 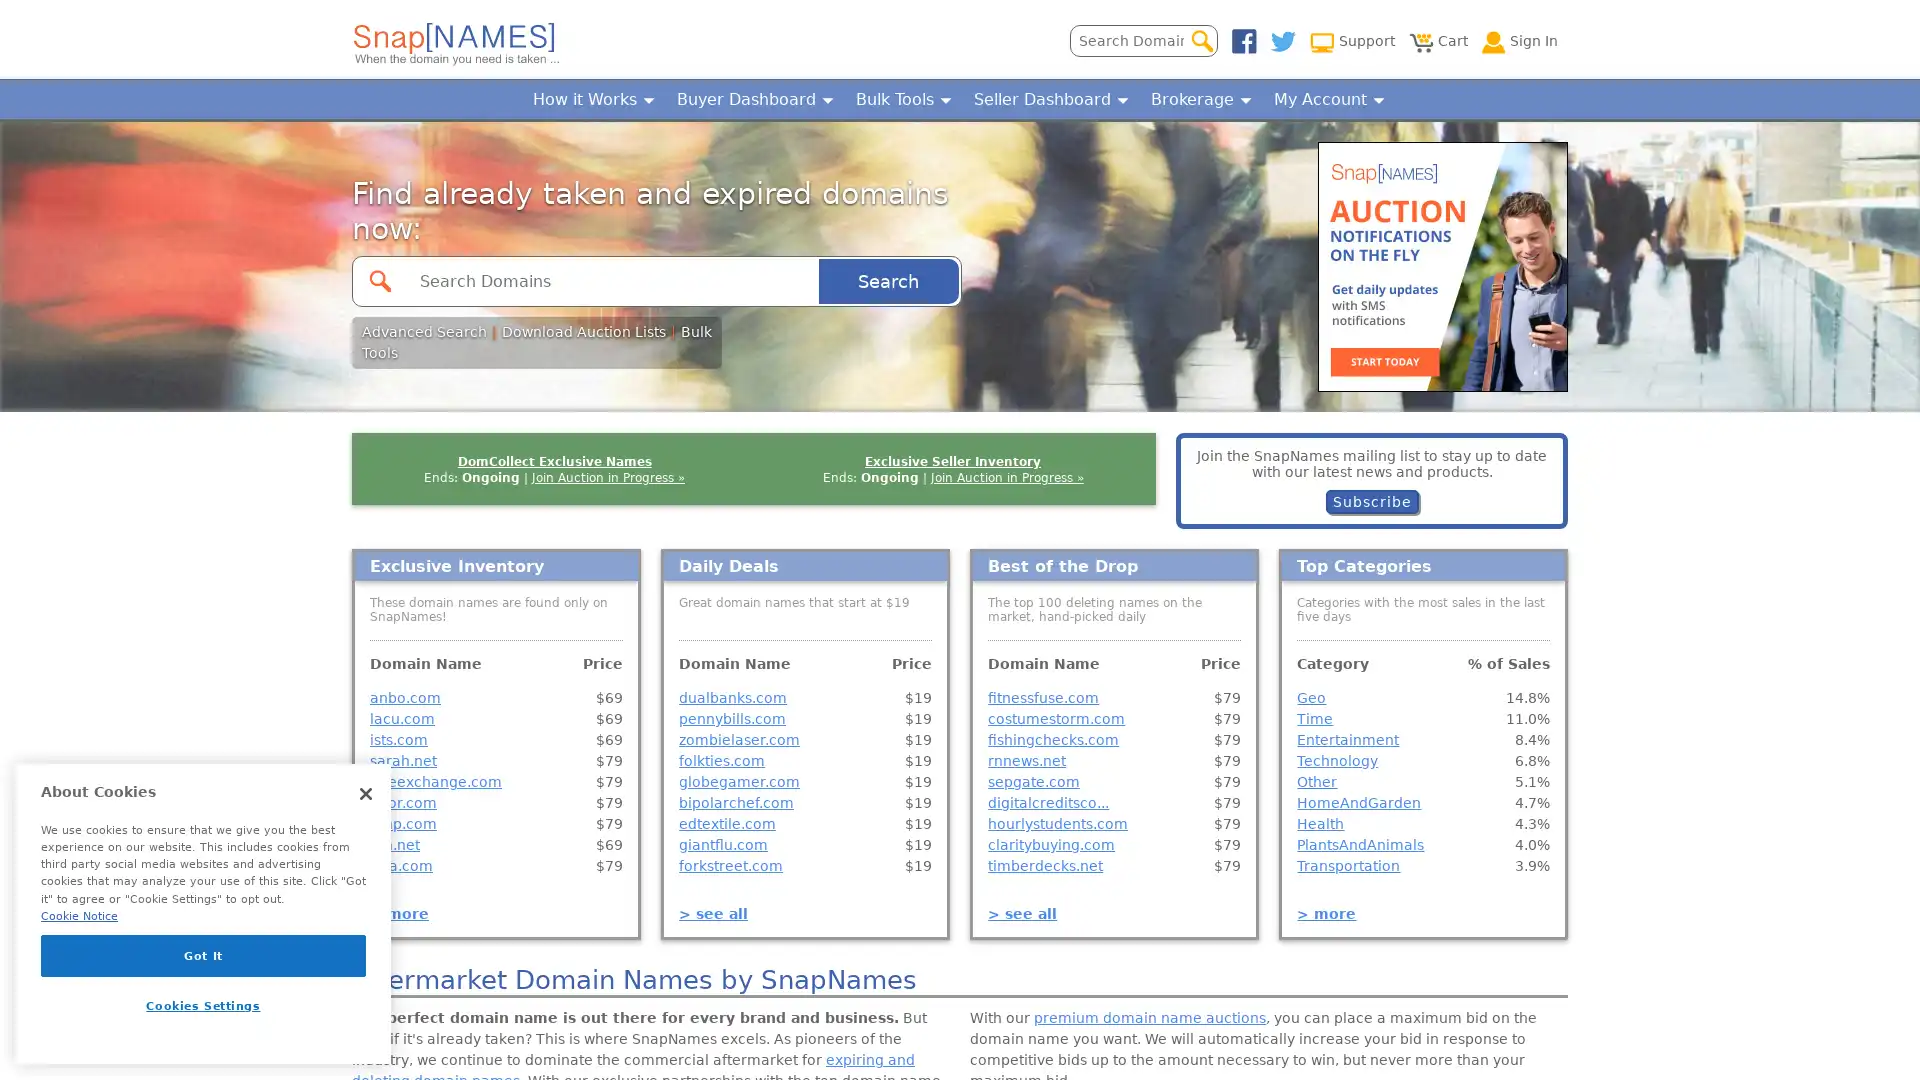 What do you see at coordinates (887, 280) in the screenshot?
I see `Search` at bounding box center [887, 280].